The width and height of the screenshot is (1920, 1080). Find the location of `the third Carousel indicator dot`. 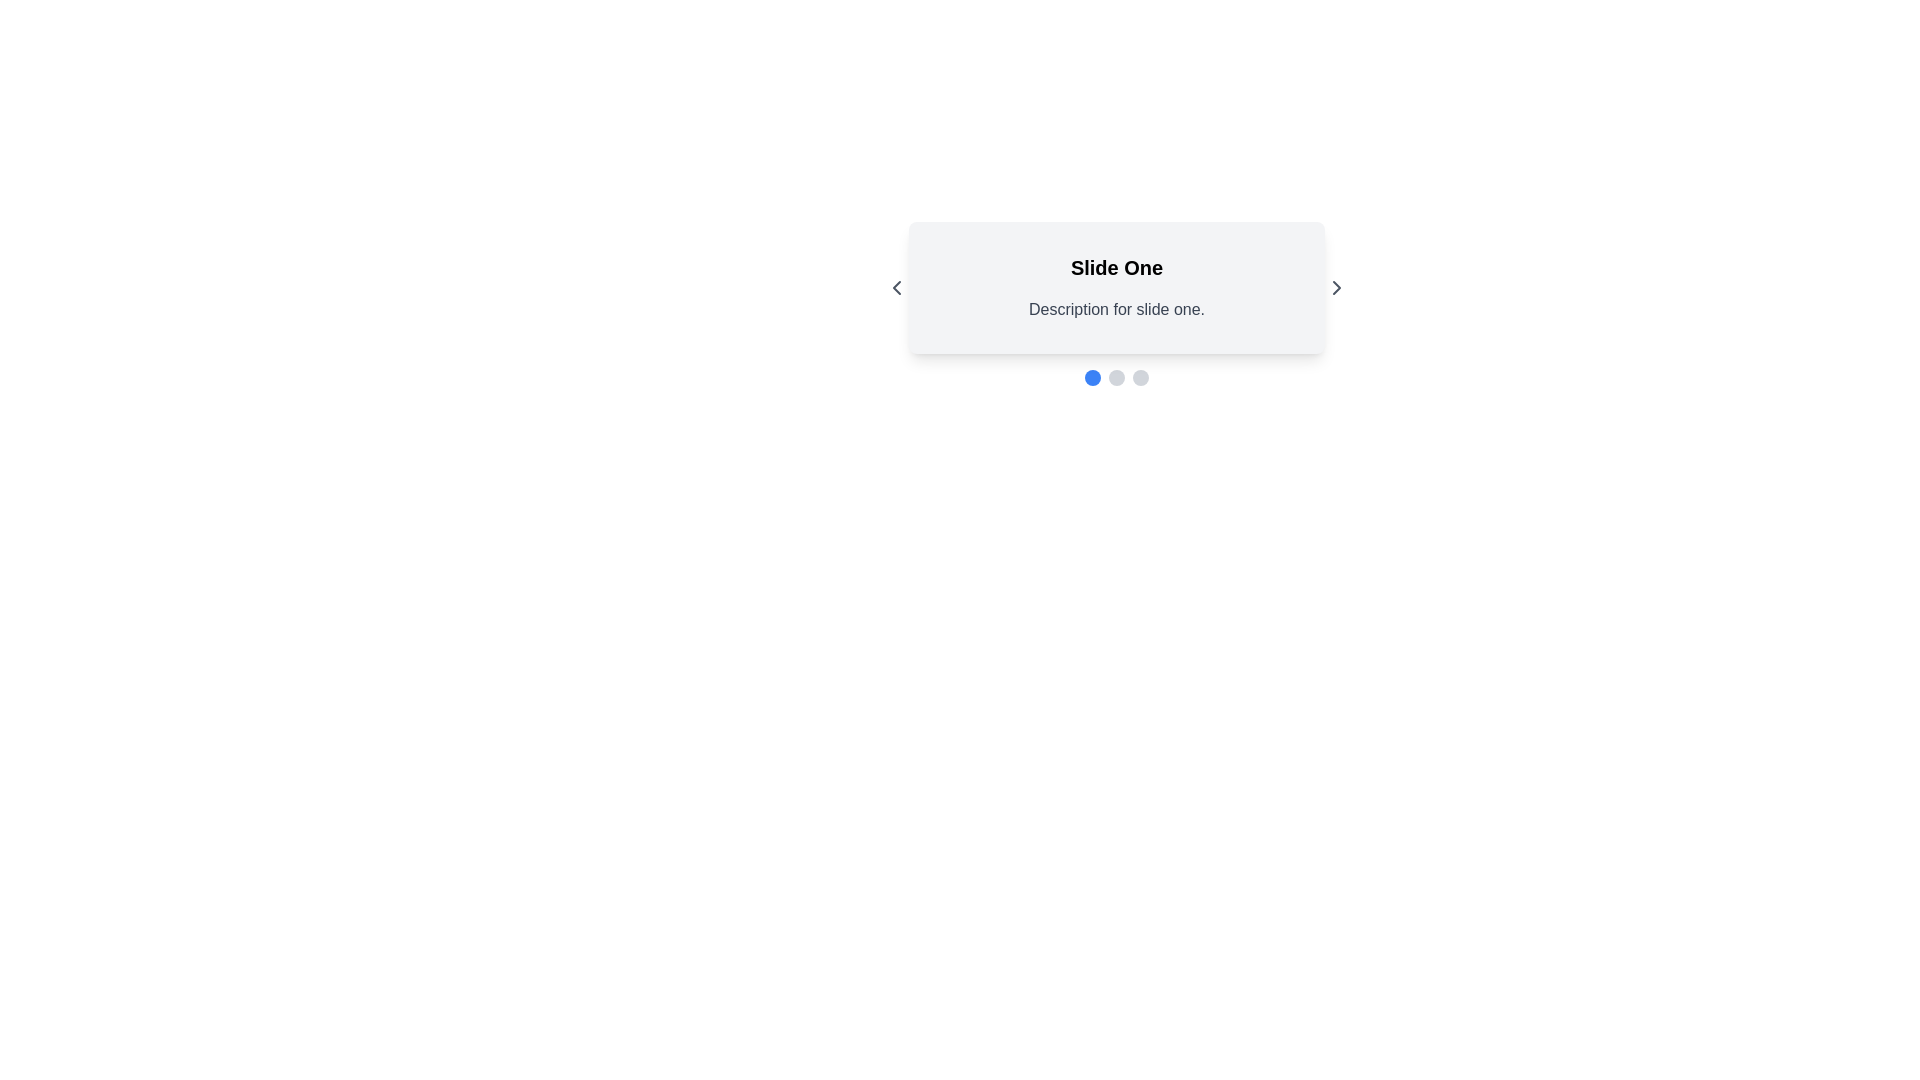

the third Carousel indicator dot is located at coordinates (1141, 378).